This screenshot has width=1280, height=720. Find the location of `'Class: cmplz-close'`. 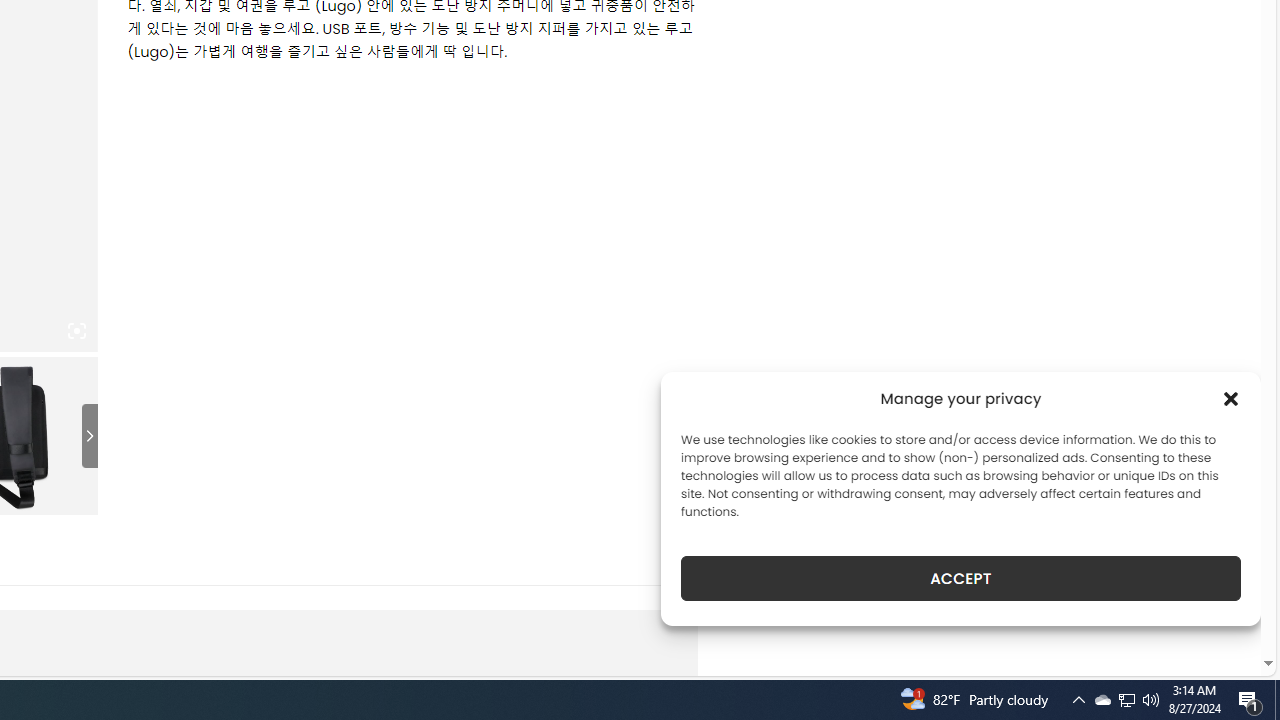

'Class: cmplz-close' is located at coordinates (1230, 398).